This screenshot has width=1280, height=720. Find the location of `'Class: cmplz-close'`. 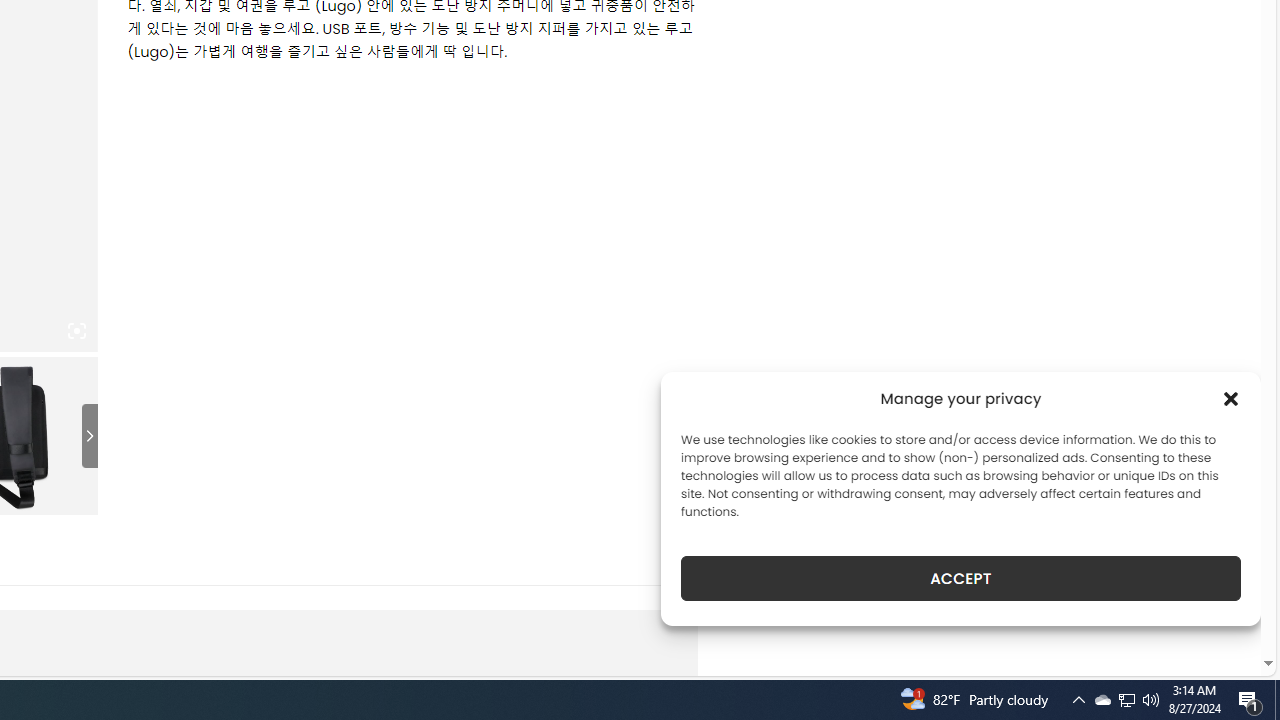

'Class: cmplz-close' is located at coordinates (1230, 398).